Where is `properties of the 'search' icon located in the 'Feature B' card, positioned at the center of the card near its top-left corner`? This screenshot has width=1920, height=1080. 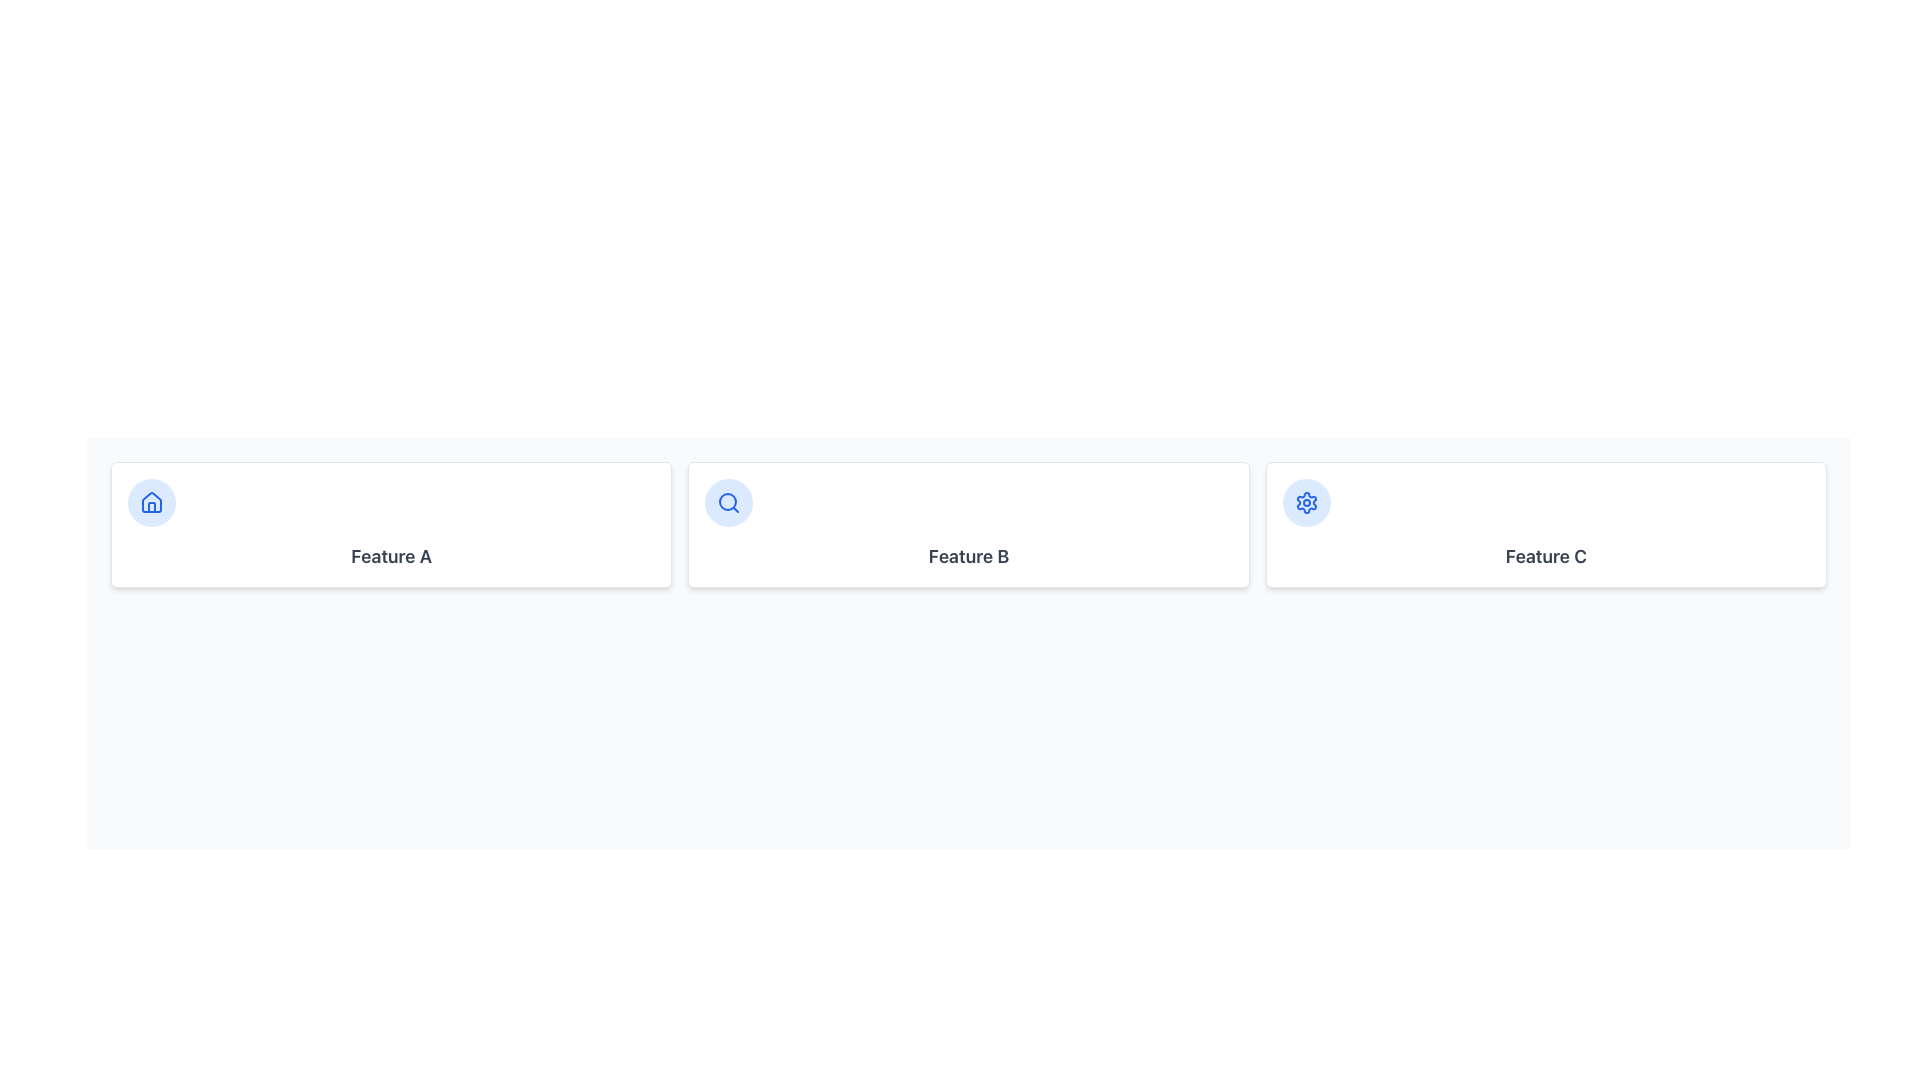
properties of the 'search' icon located in the 'Feature B' card, positioned at the center of the card near its top-left corner is located at coordinates (727, 500).